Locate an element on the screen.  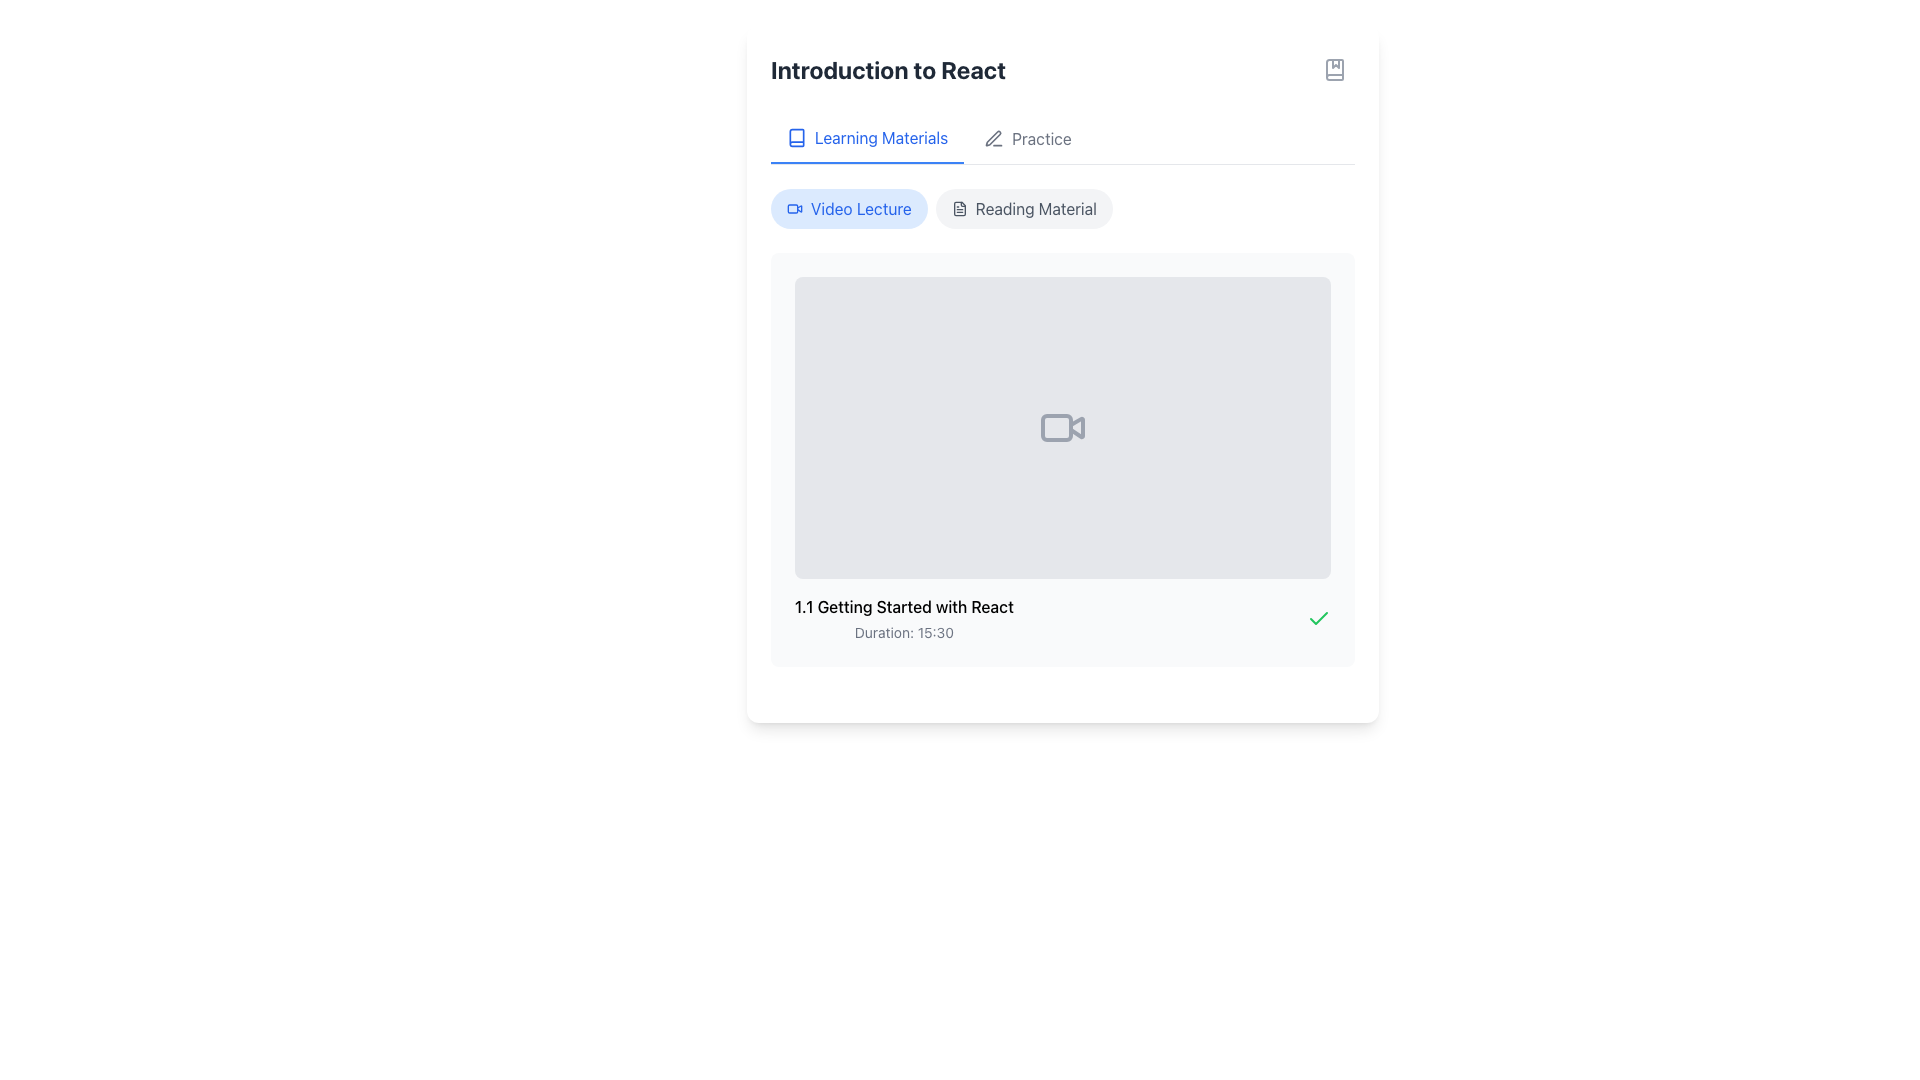
the checkmark icon located in the bottom right region of the card that signifies confirmation or correctness is located at coordinates (1319, 616).